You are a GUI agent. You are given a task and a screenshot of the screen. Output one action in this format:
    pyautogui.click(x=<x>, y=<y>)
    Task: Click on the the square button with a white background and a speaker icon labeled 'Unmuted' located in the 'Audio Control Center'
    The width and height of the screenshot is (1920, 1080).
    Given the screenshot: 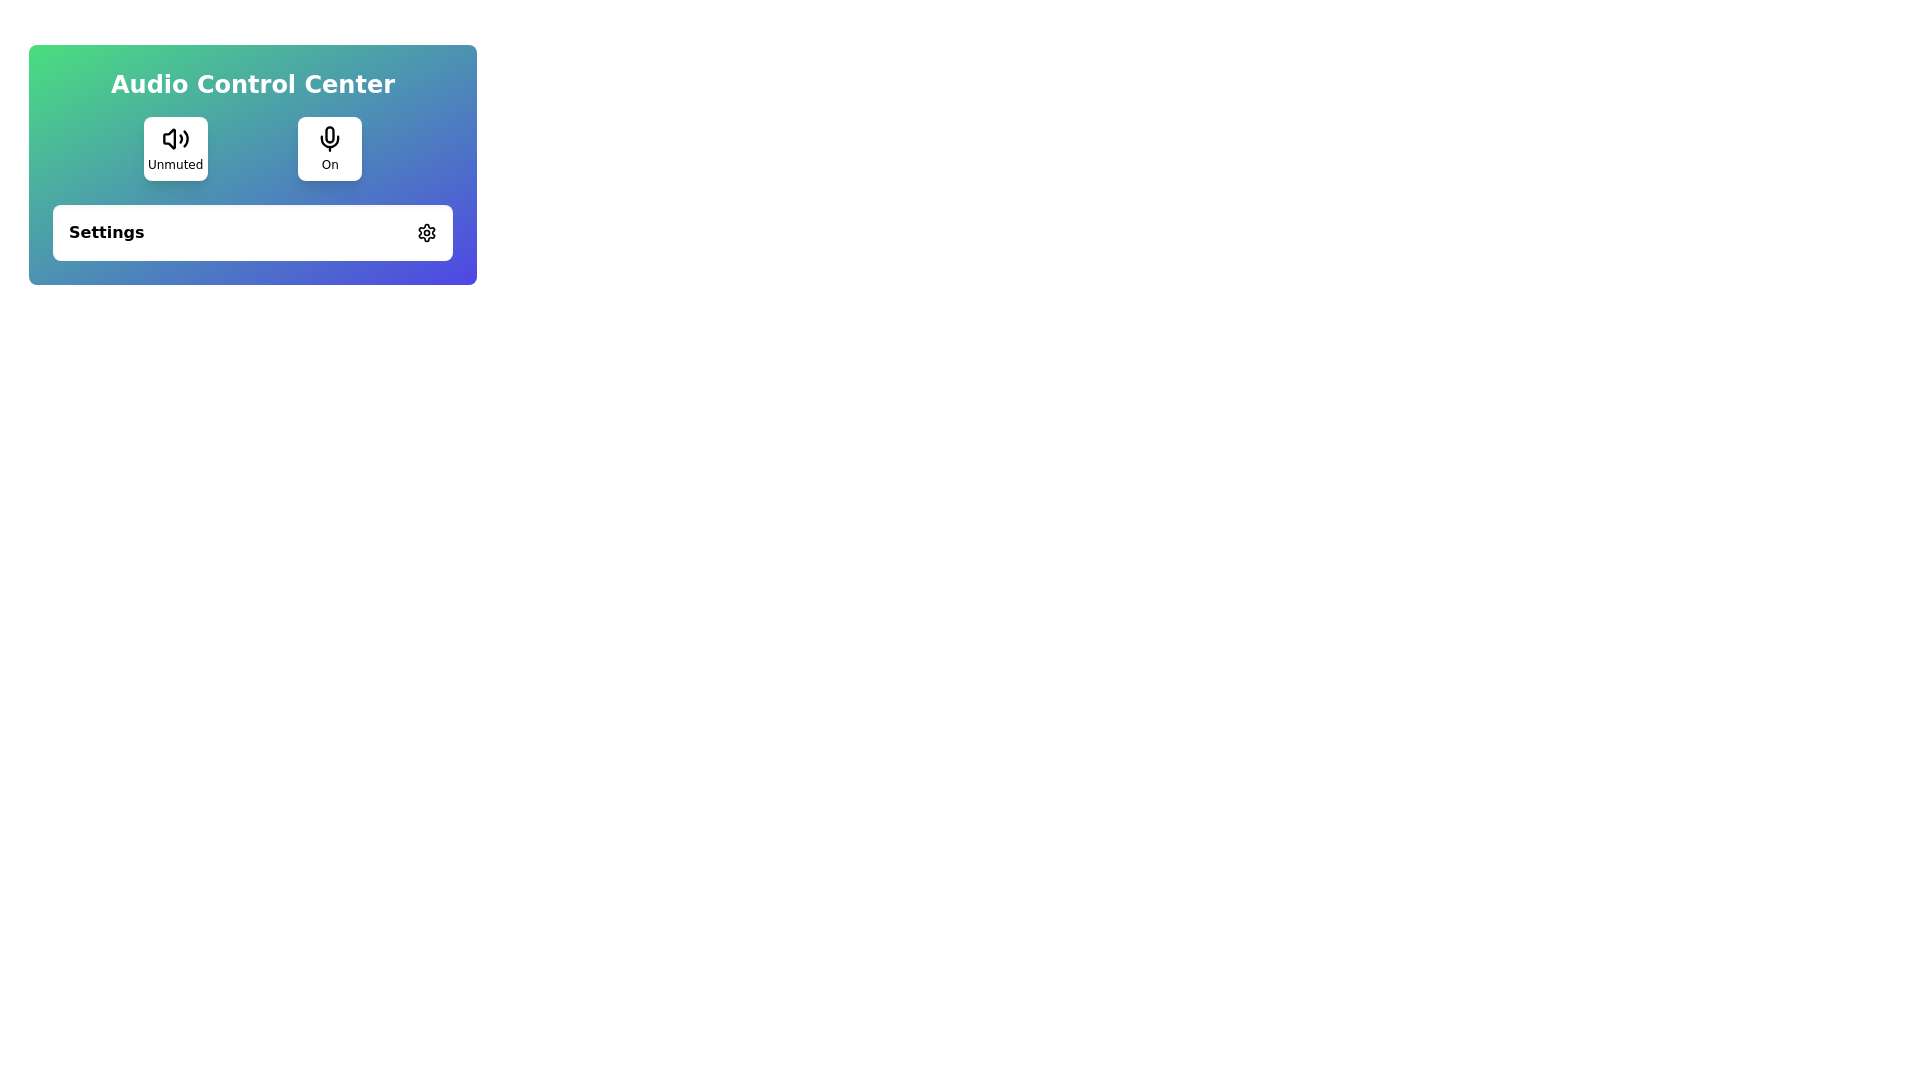 What is the action you would take?
    pyautogui.click(x=175, y=148)
    